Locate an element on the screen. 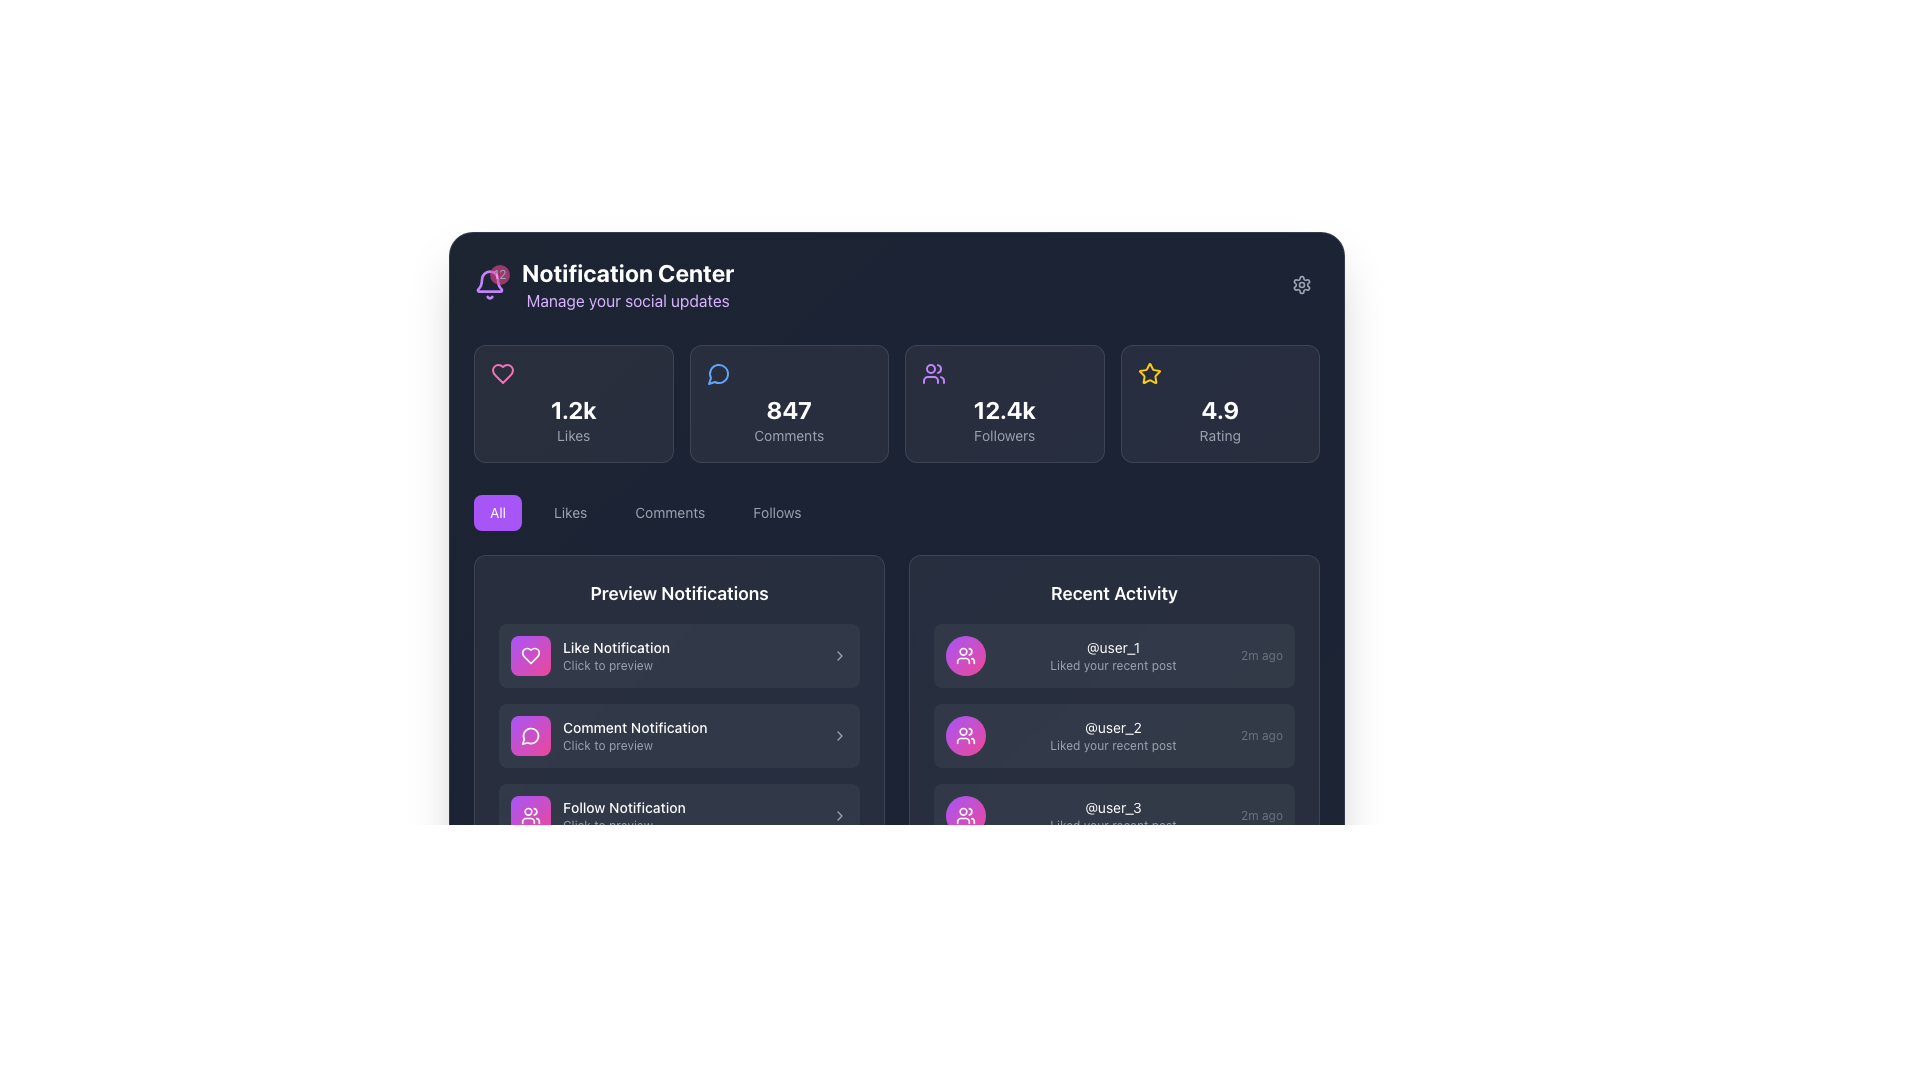  the 'Recent Activity' notification list is located at coordinates (1113, 753).